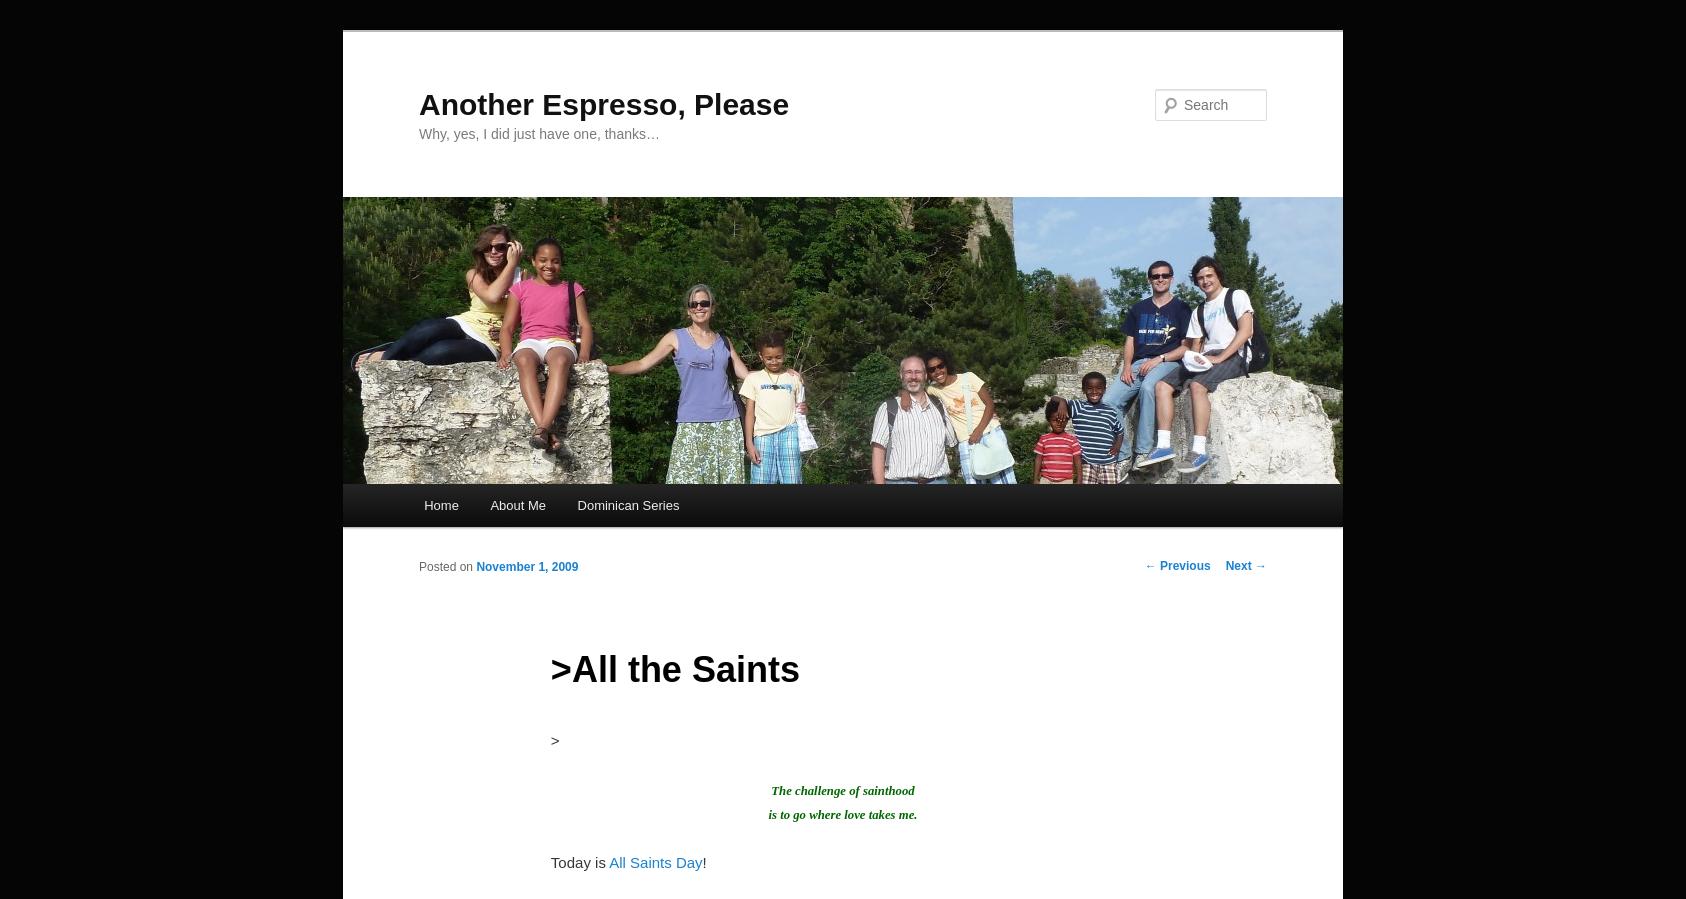  I want to click on '>All the Saints', so click(549, 667).